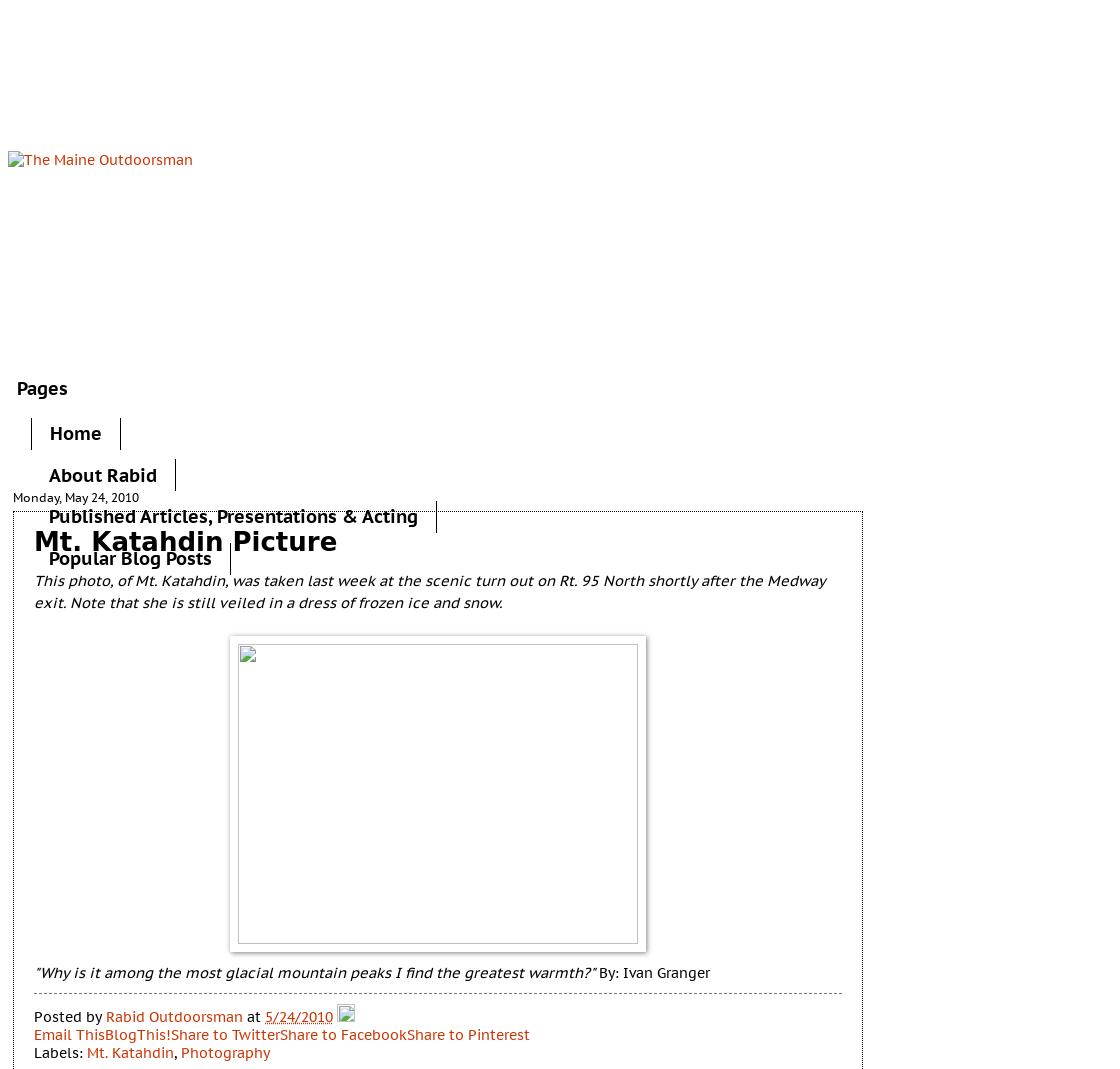 This screenshot has height=1069, width=1120. What do you see at coordinates (429, 591) in the screenshot?
I see `'This photo, of Mt. Katahdin, was taken last week at the scenic turn out on Rt. 95 North shortly after the Medway exit. Note that she is still veiled in a dress of frozen ice and snow.'` at bounding box center [429, 591].